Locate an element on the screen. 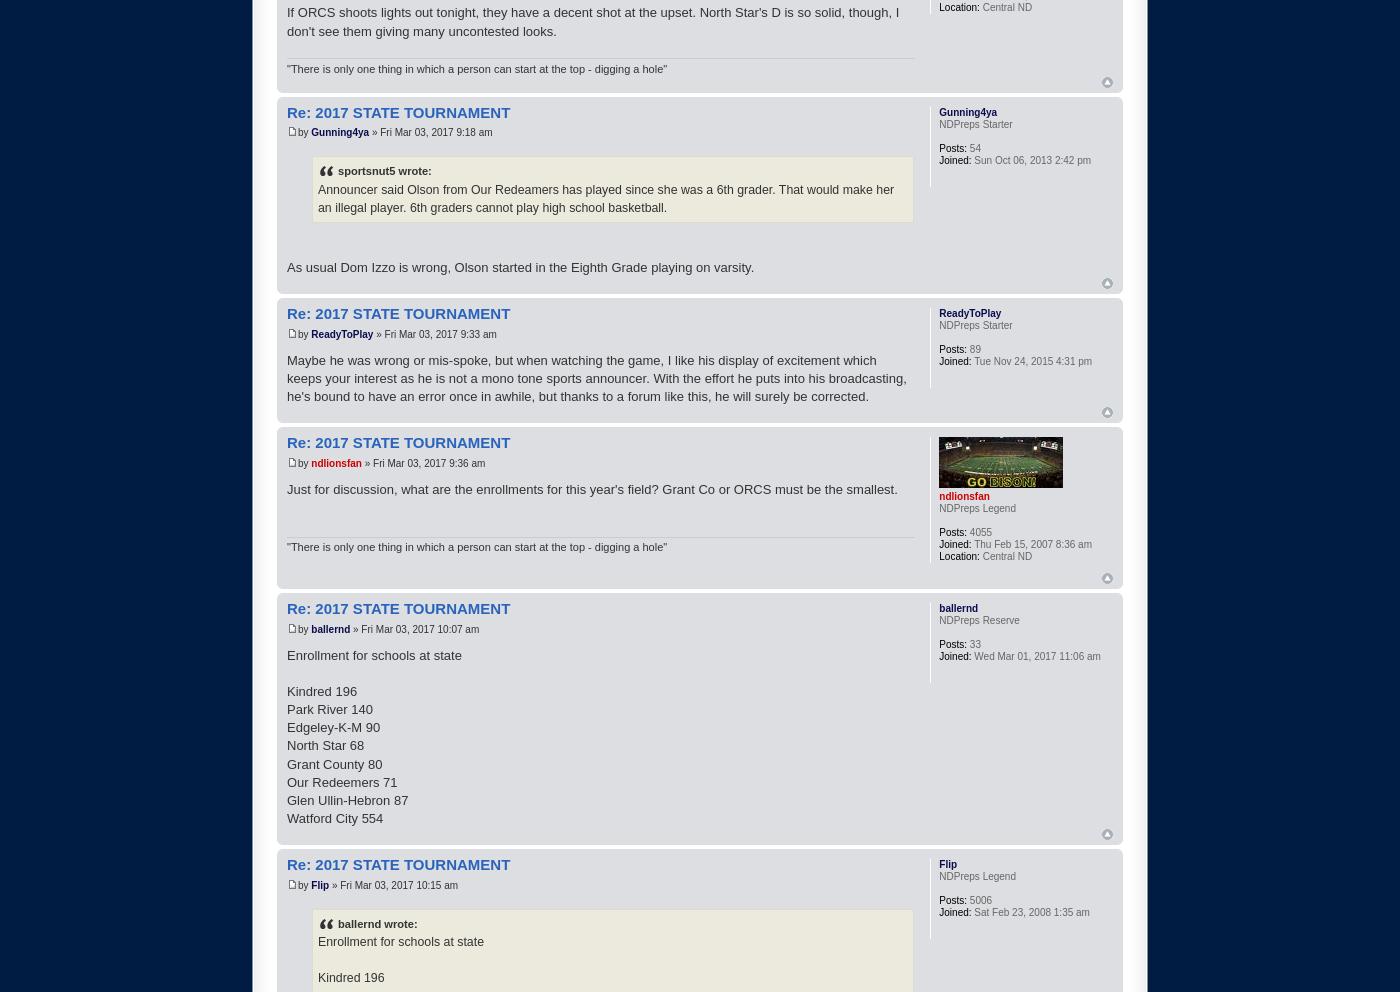  'Just for discussion, what are the enrollments for this year's field?  Grant Co or ORCS must be the smallest.' is located at coordinates (592, 488).